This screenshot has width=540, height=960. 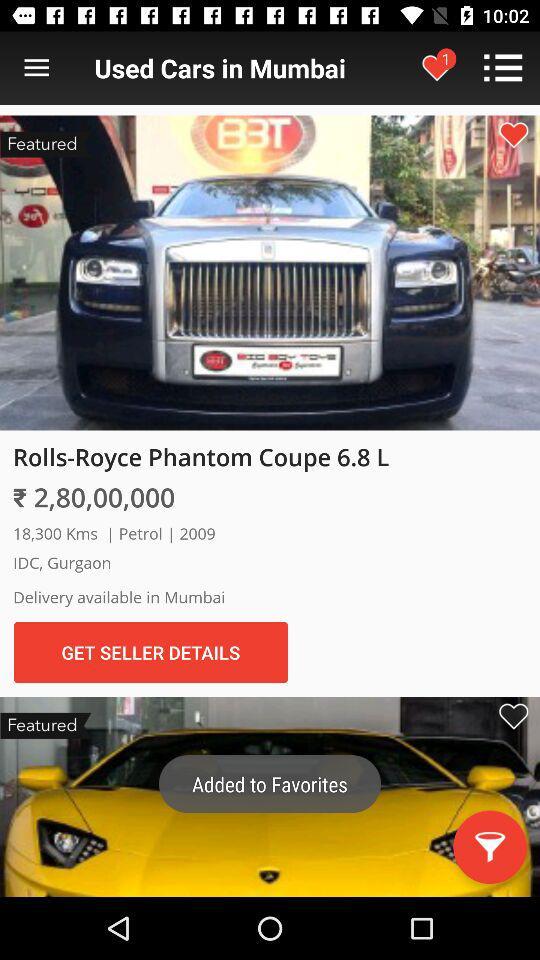 What do you see at coordinates (36, 68) in the screenshot?
I see `open menu` at bounding box center [36, 68].